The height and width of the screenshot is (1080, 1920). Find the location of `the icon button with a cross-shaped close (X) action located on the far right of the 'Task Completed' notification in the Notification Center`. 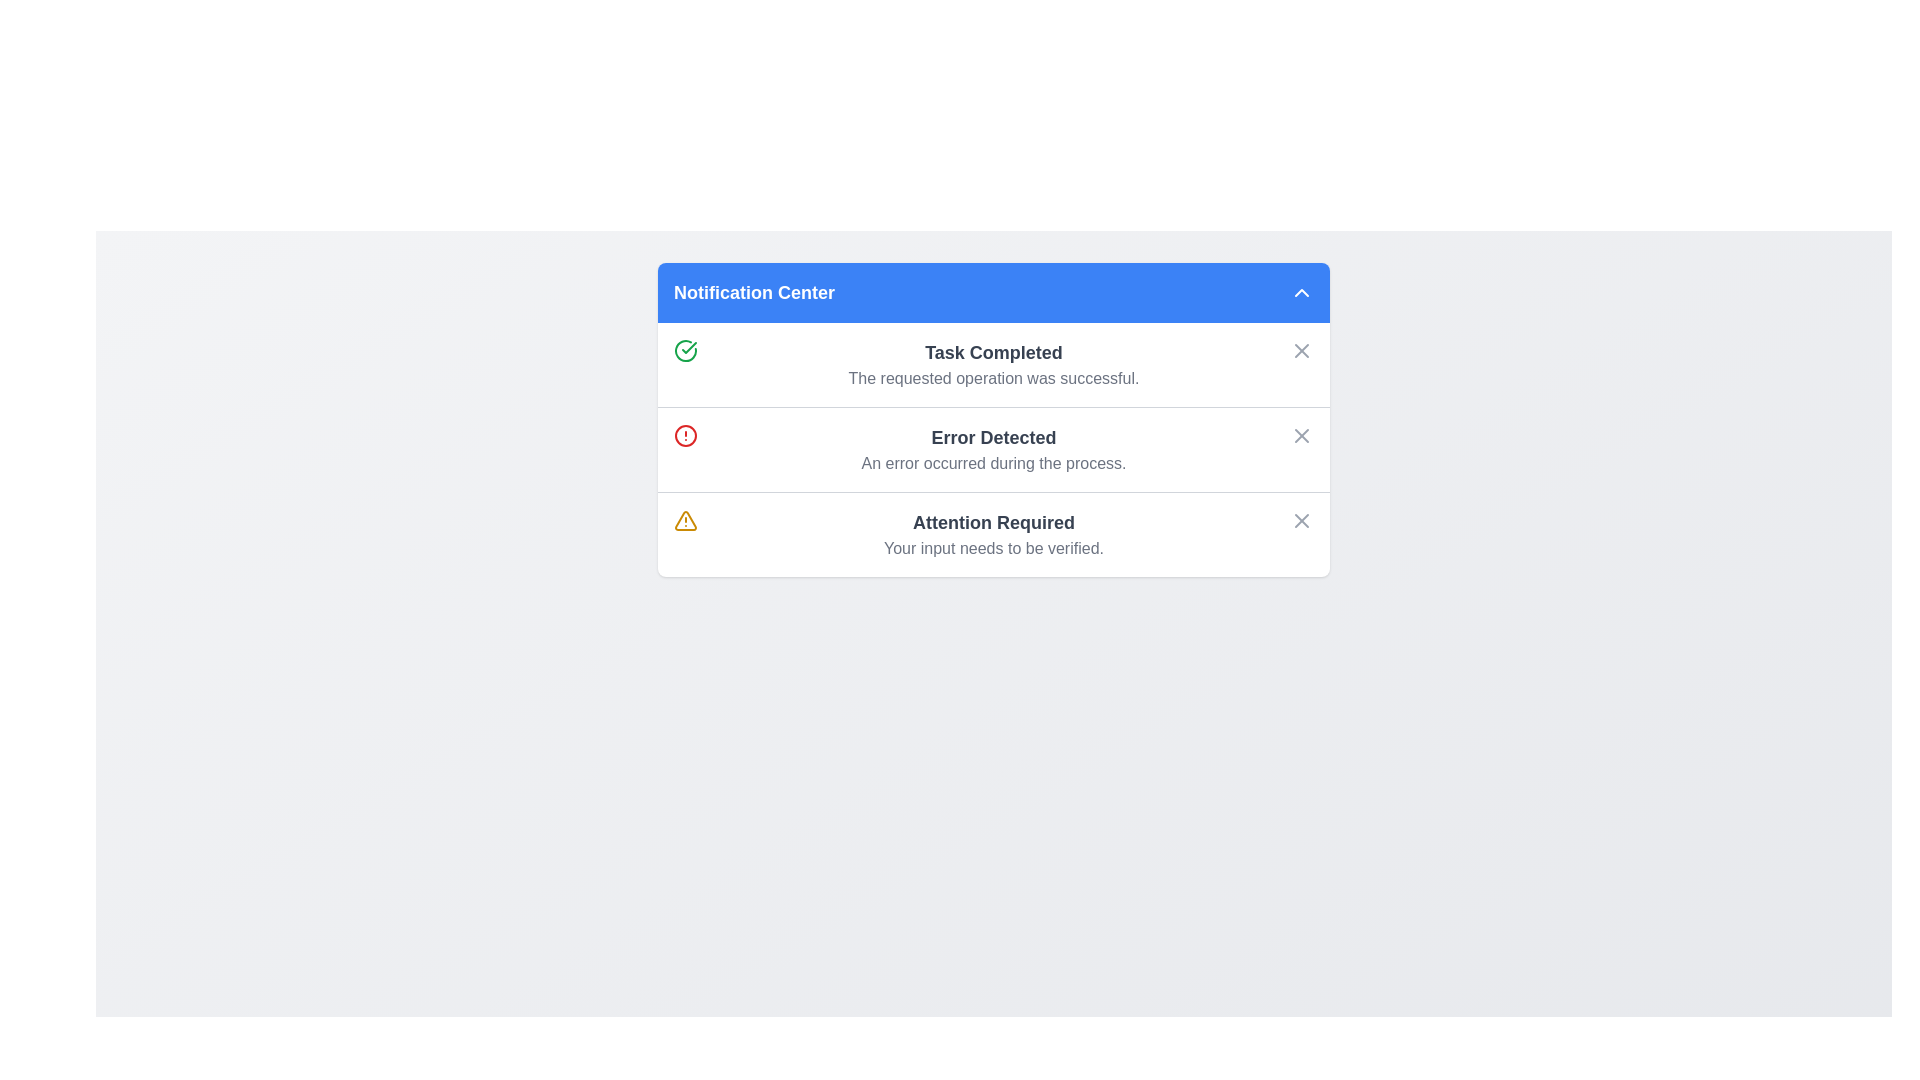

the icon button with a cross-shaped close (X) action located on the far right of the 'Task Completed' notification in the Notification Center is located at coordinates (1301, 350).